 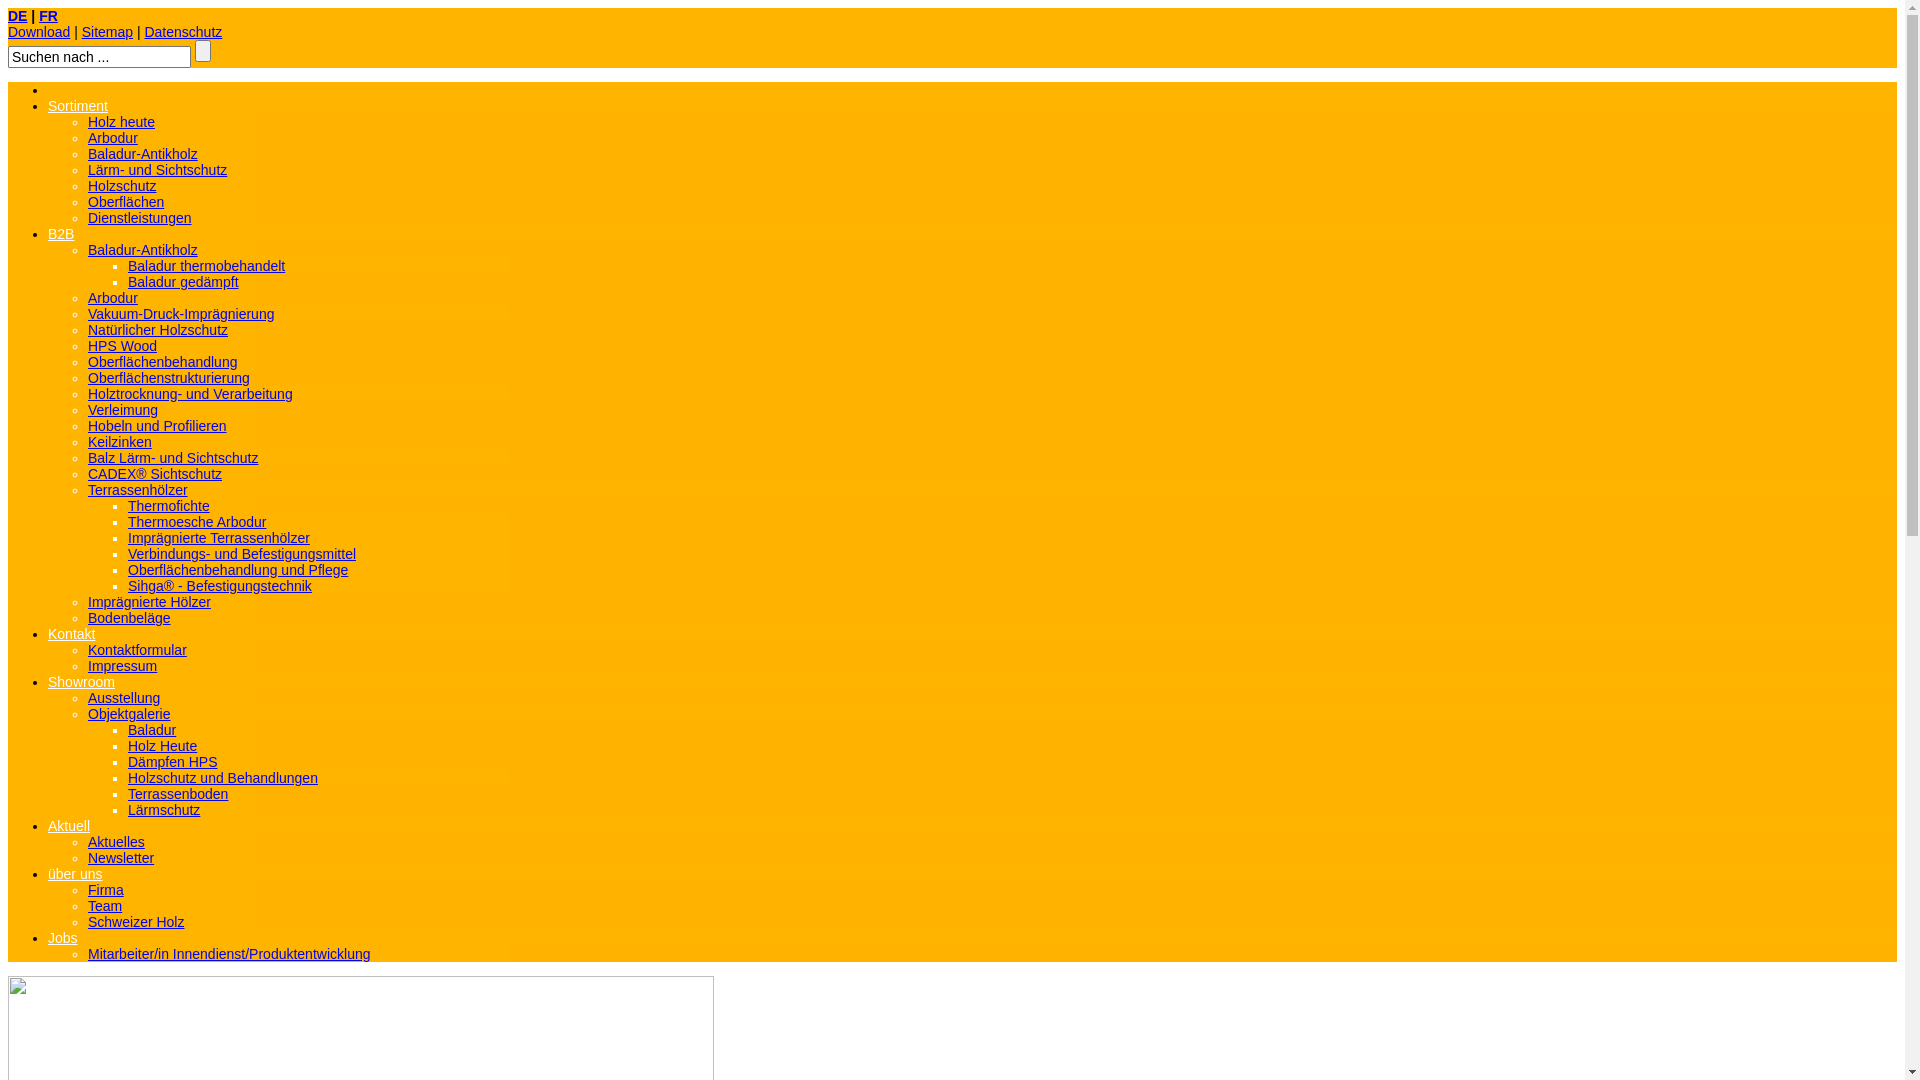 I want to click on 'DE', so click(x=17, y=15).